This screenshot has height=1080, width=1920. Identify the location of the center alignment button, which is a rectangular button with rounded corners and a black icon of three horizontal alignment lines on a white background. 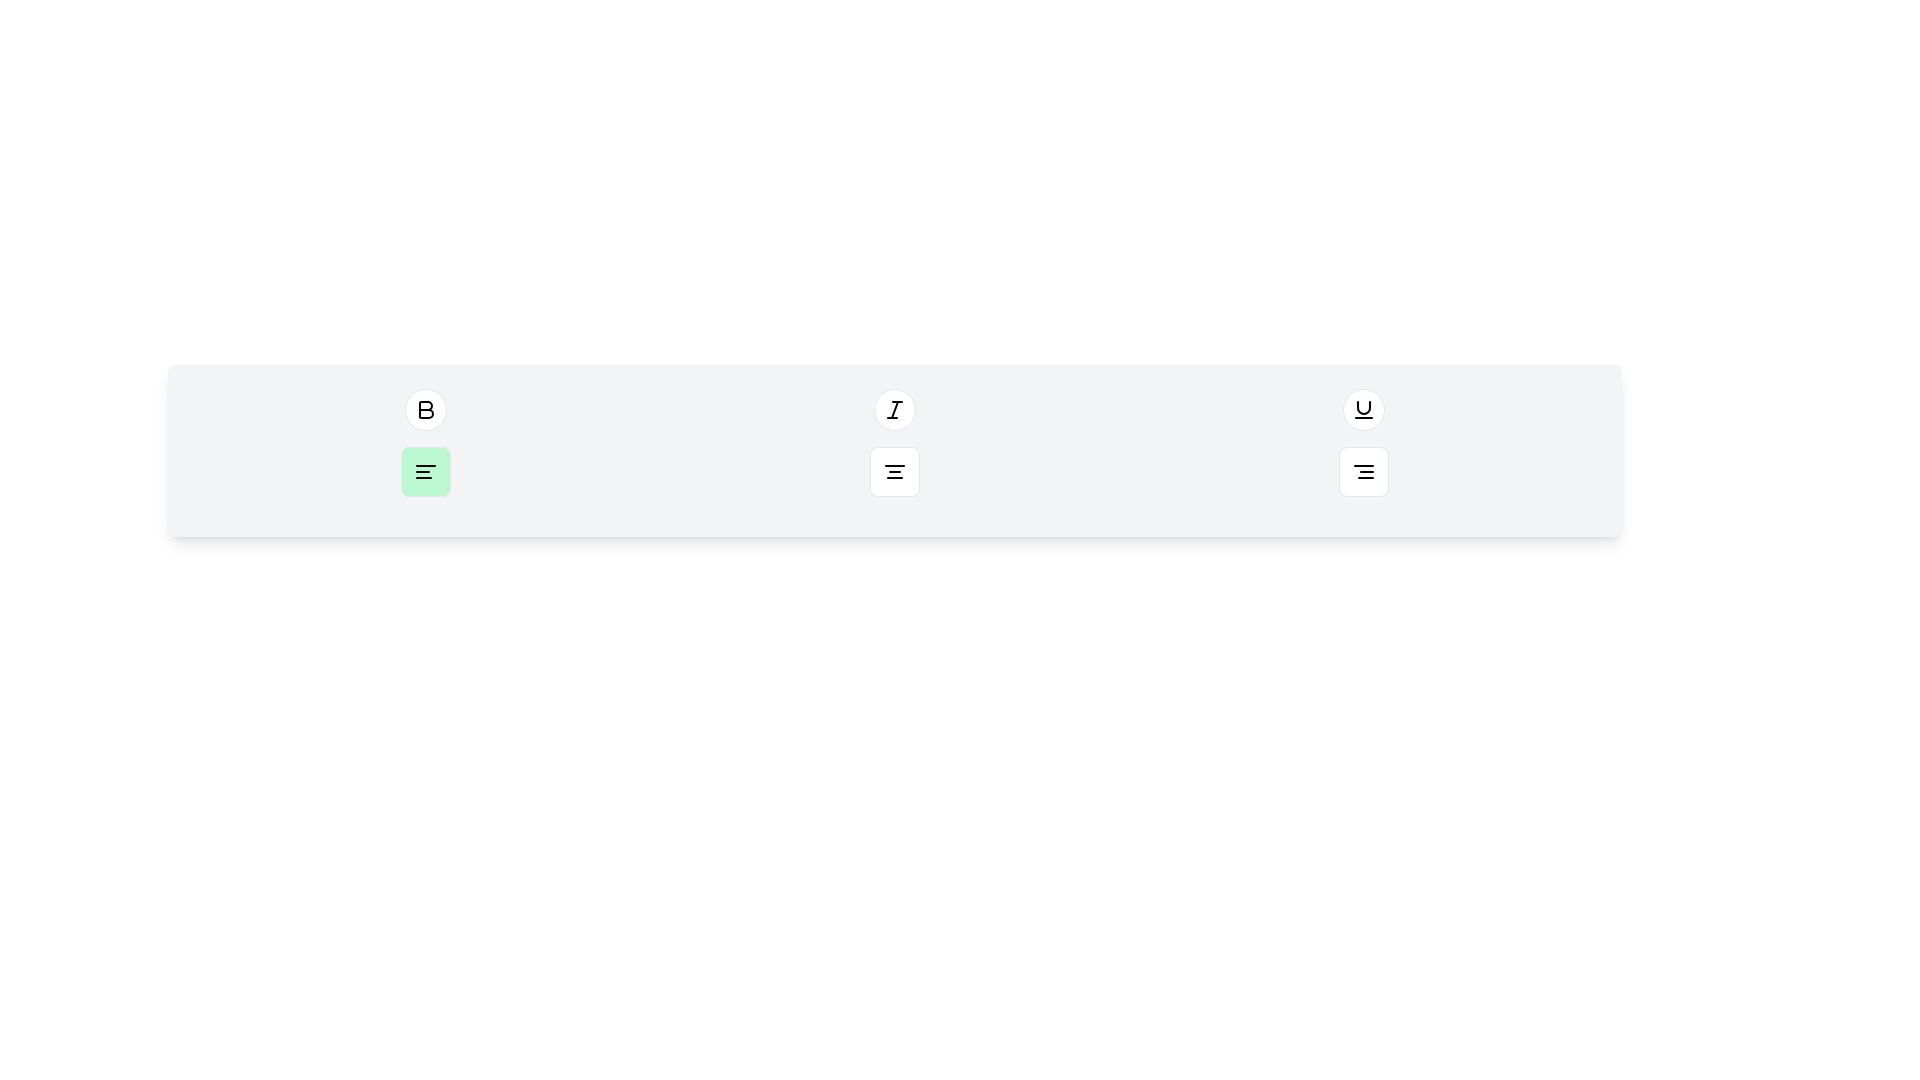
(893, 471).